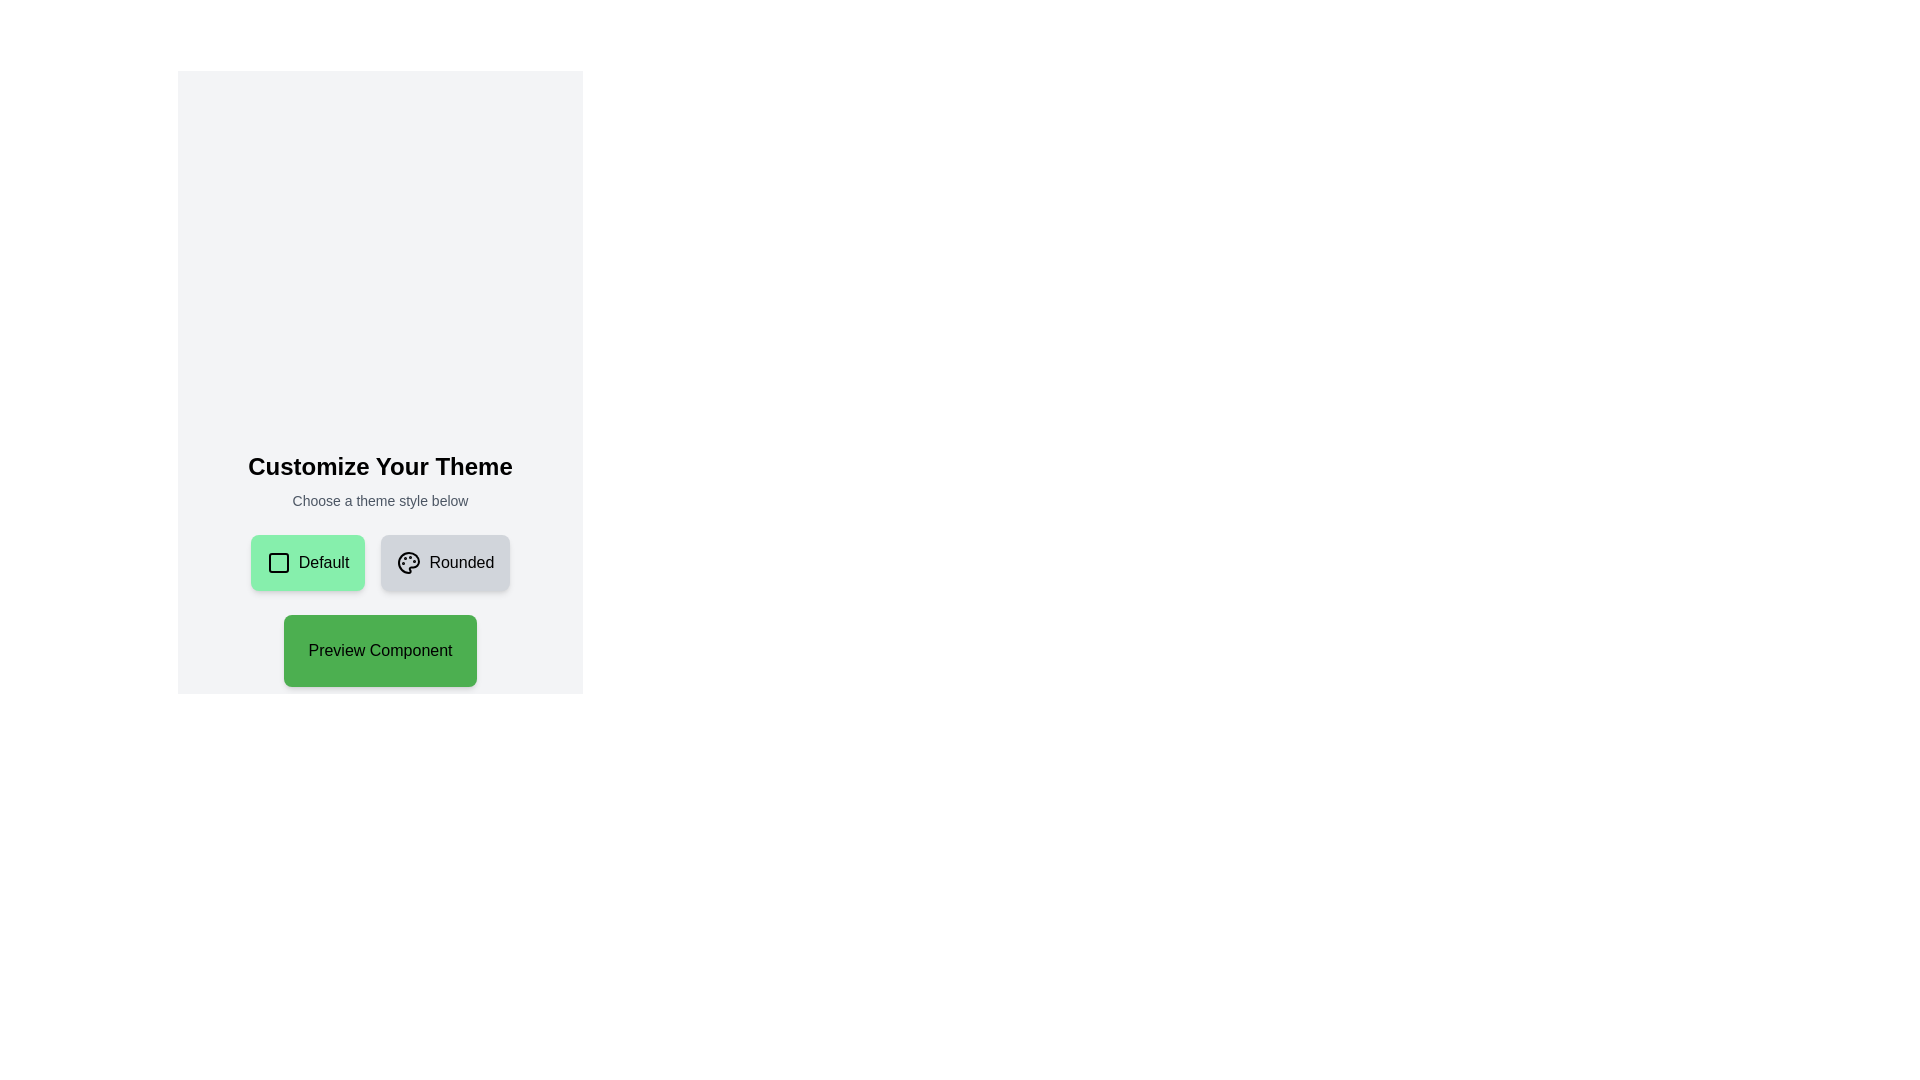 This screenshot has width=1920, height=1080. I want to click on the Text header element that serves as a focal point for the theme customization options, located near the top of the visible content area, so click(380, 466).